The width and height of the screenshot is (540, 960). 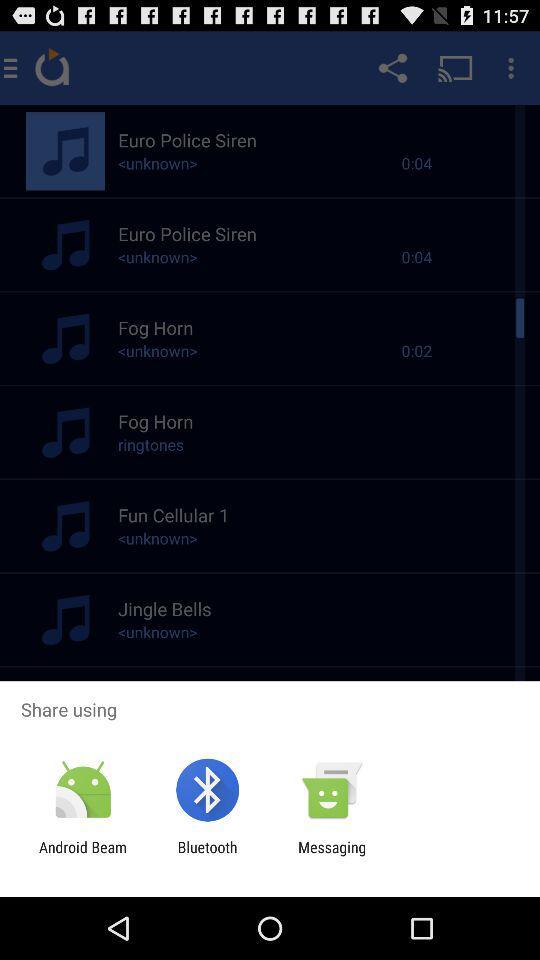 I want to click on the app to the left of the messaging, so click(x=206, y=855).